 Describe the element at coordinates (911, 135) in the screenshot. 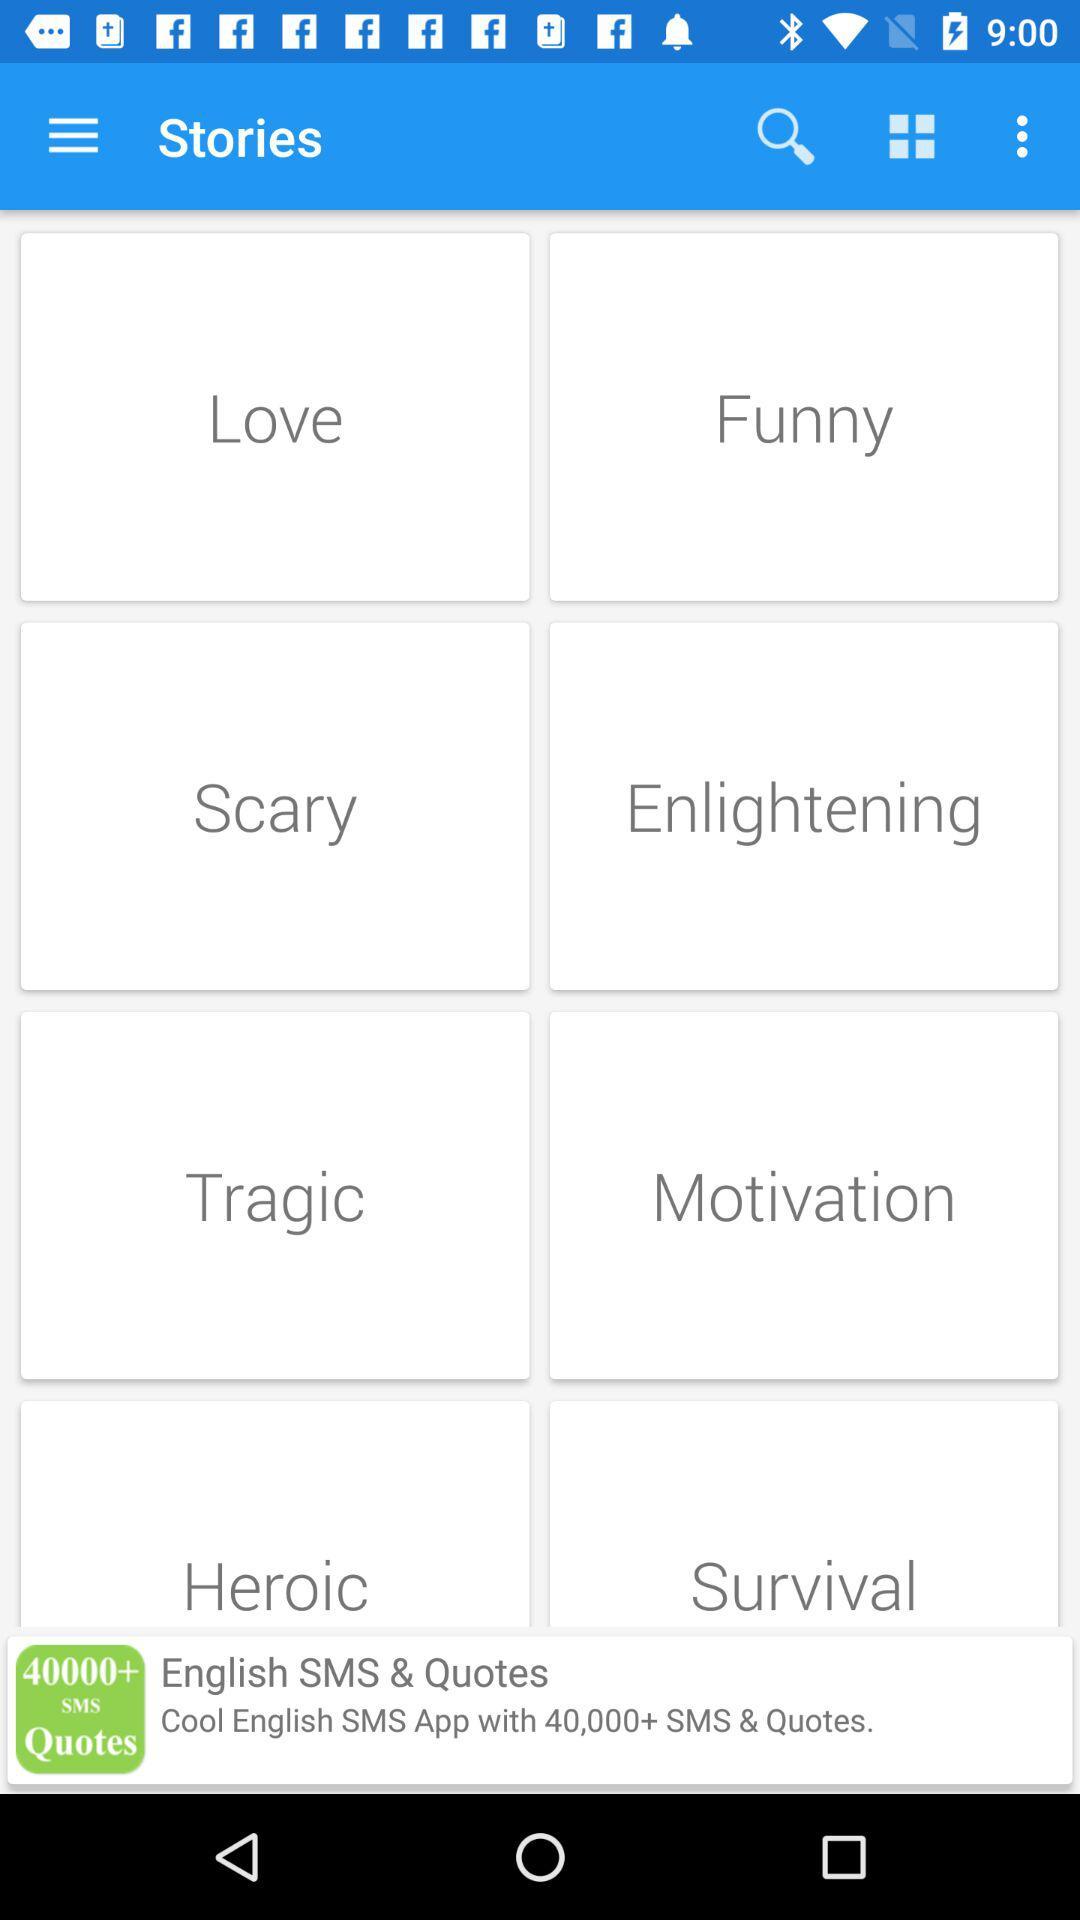

I see `item above the funny item` at that location.